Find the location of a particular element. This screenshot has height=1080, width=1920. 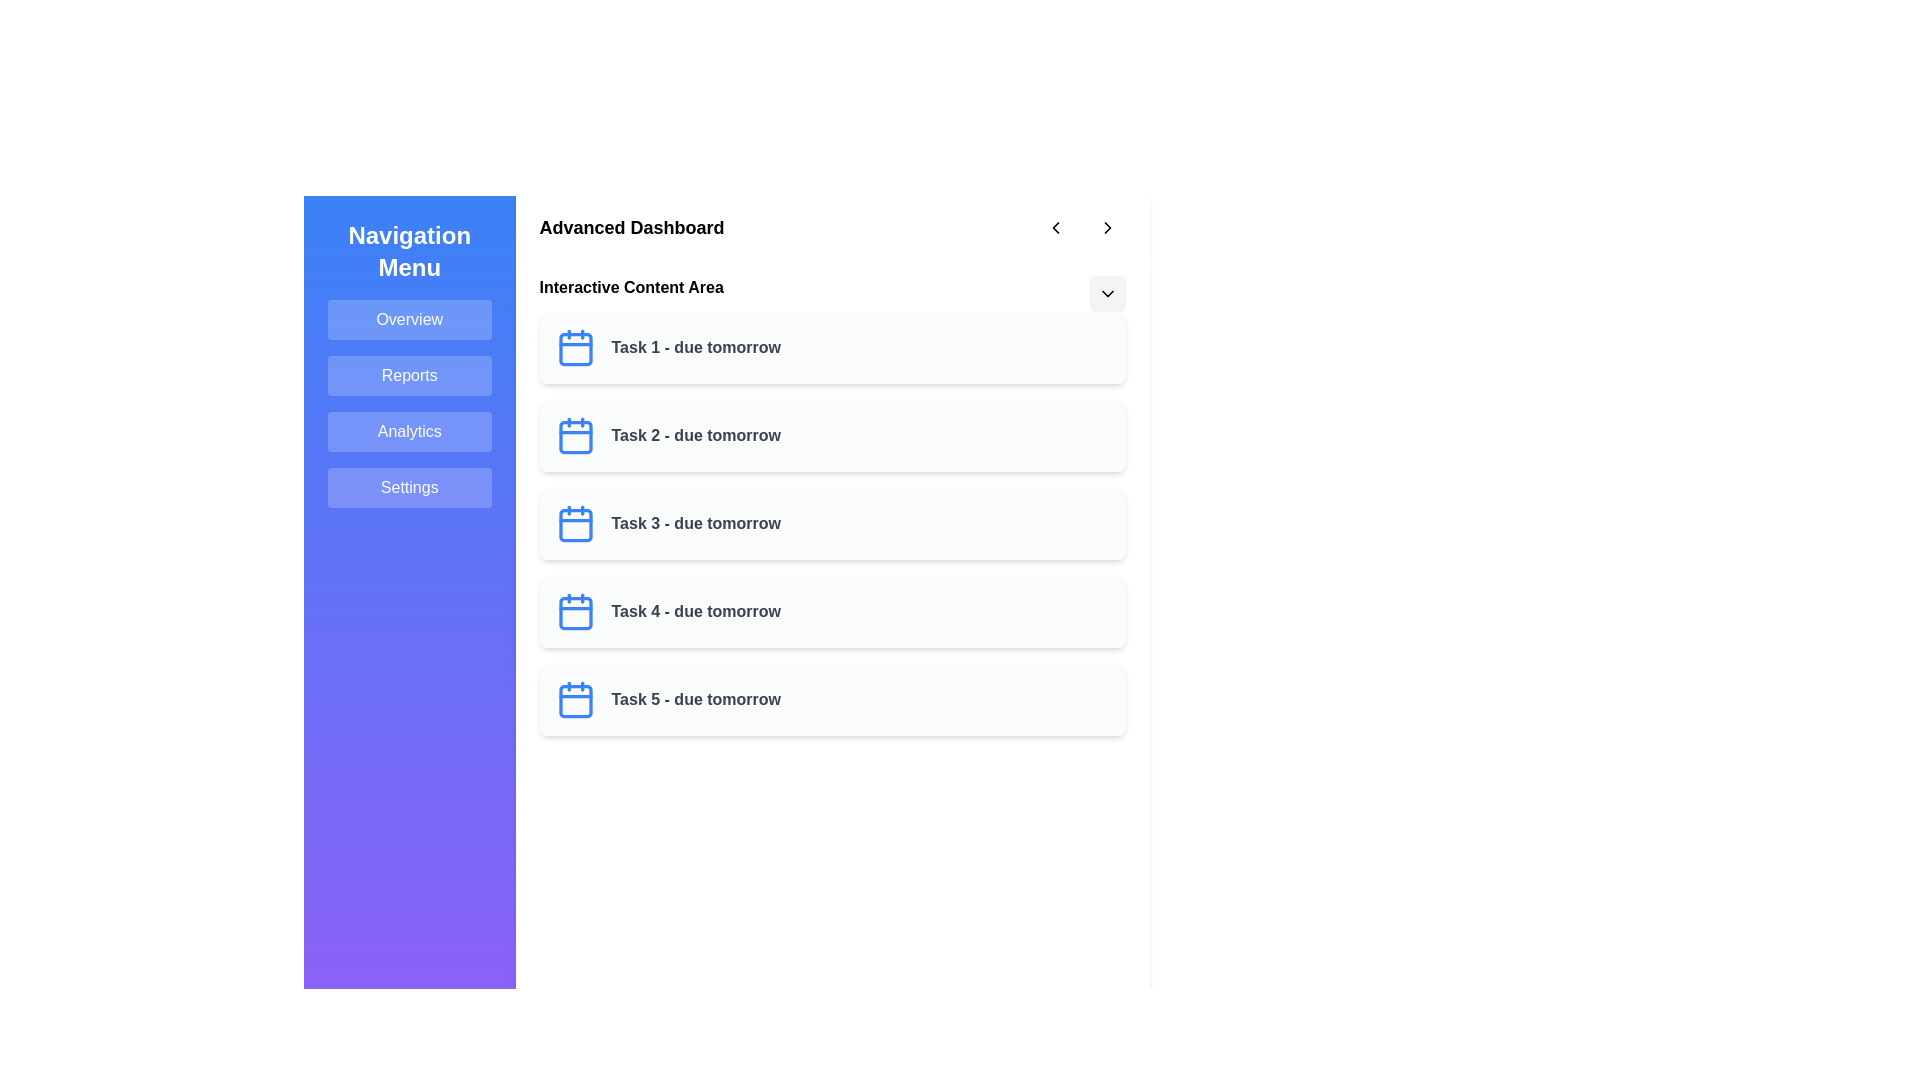

the second button on the right side of the header, which is used for navigating forward to the next section is located at coordinates (1107, 226).